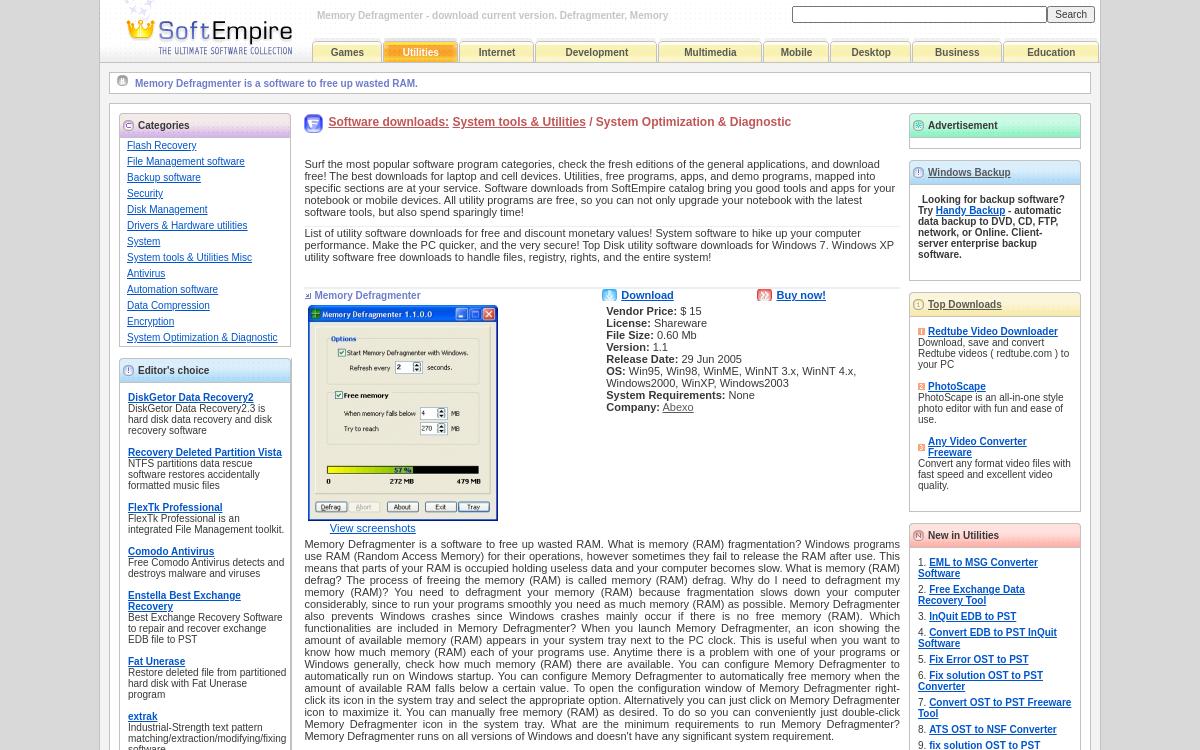  What do you see at coordinates (990, 203) in the screenshot?
I see `'Looking for backup software? Try'` at bounding box center [990, 203].